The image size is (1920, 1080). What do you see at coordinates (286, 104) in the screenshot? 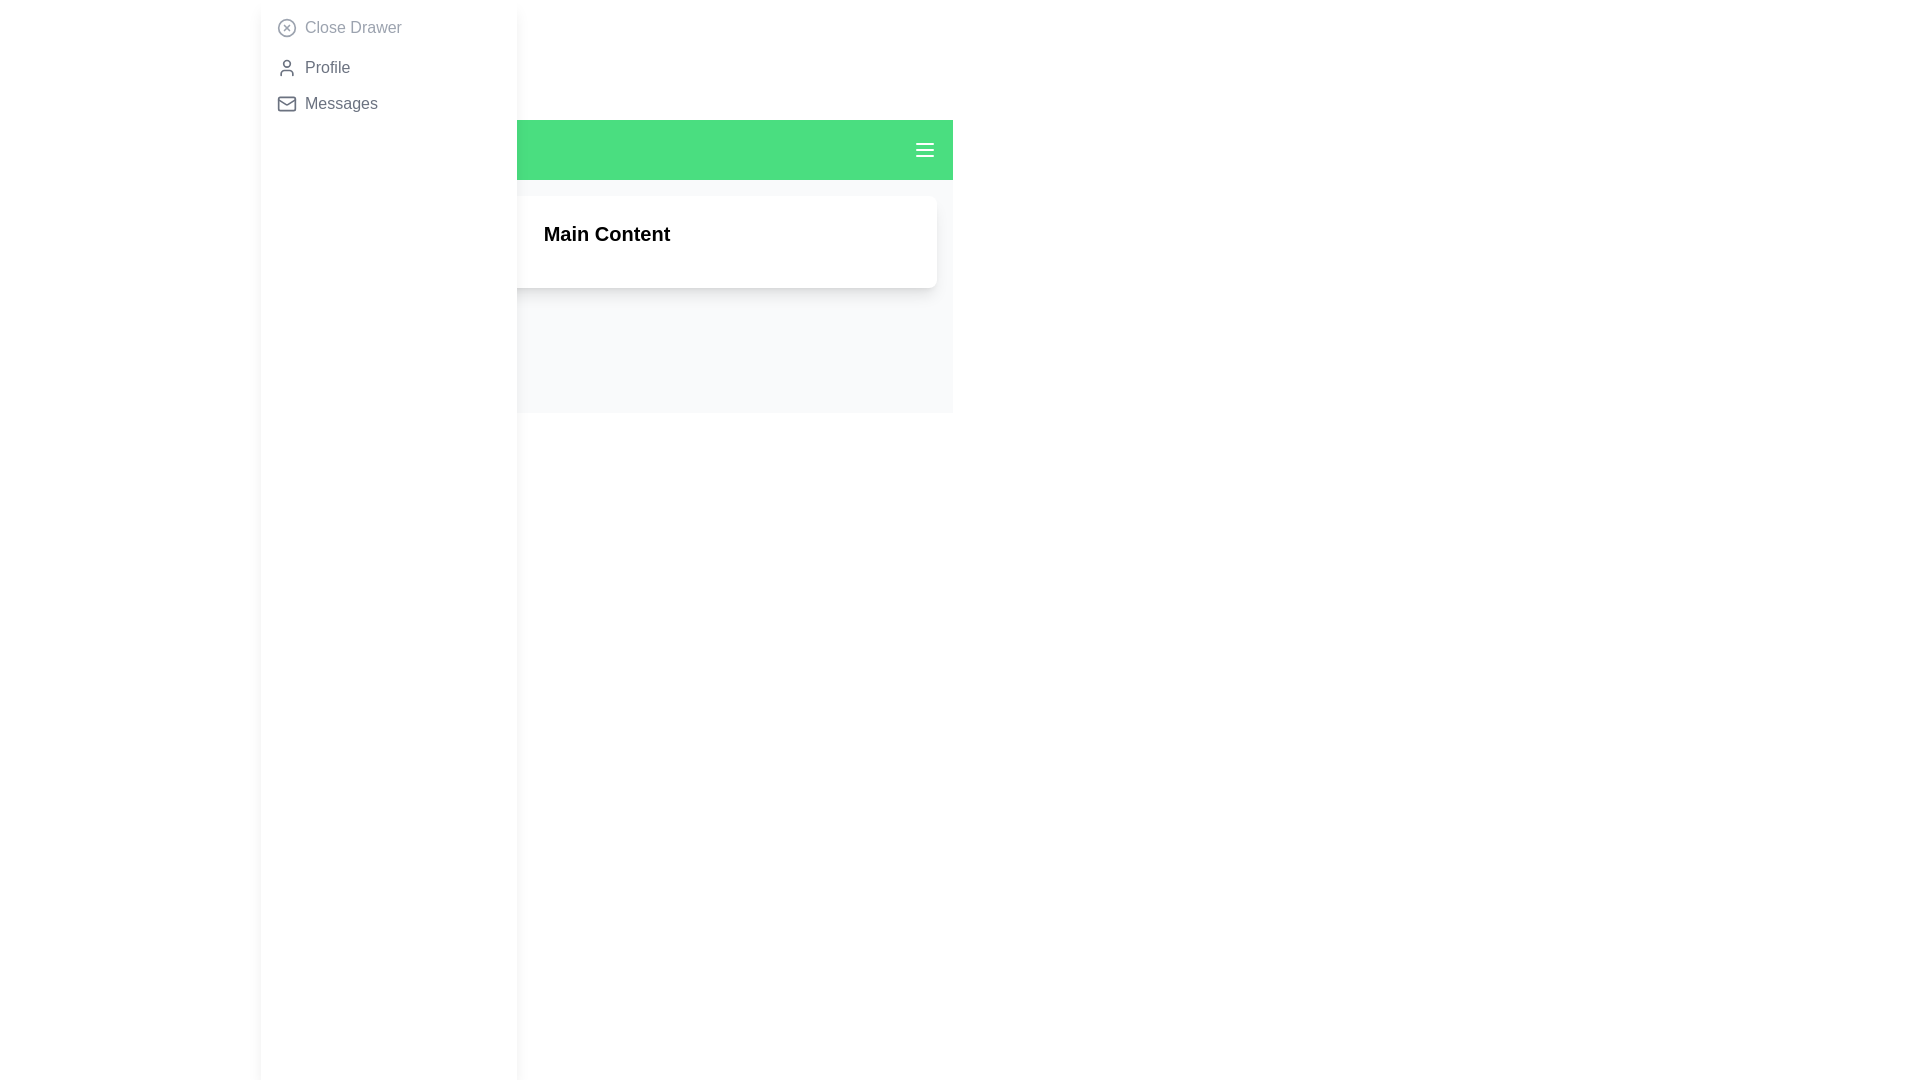
I see `the 'Messages' icon located to the left of the 'Messages' label in the vertical navigation menu, which is the second item beneath the 'Profile' menu` at bounding box center [286, 104].